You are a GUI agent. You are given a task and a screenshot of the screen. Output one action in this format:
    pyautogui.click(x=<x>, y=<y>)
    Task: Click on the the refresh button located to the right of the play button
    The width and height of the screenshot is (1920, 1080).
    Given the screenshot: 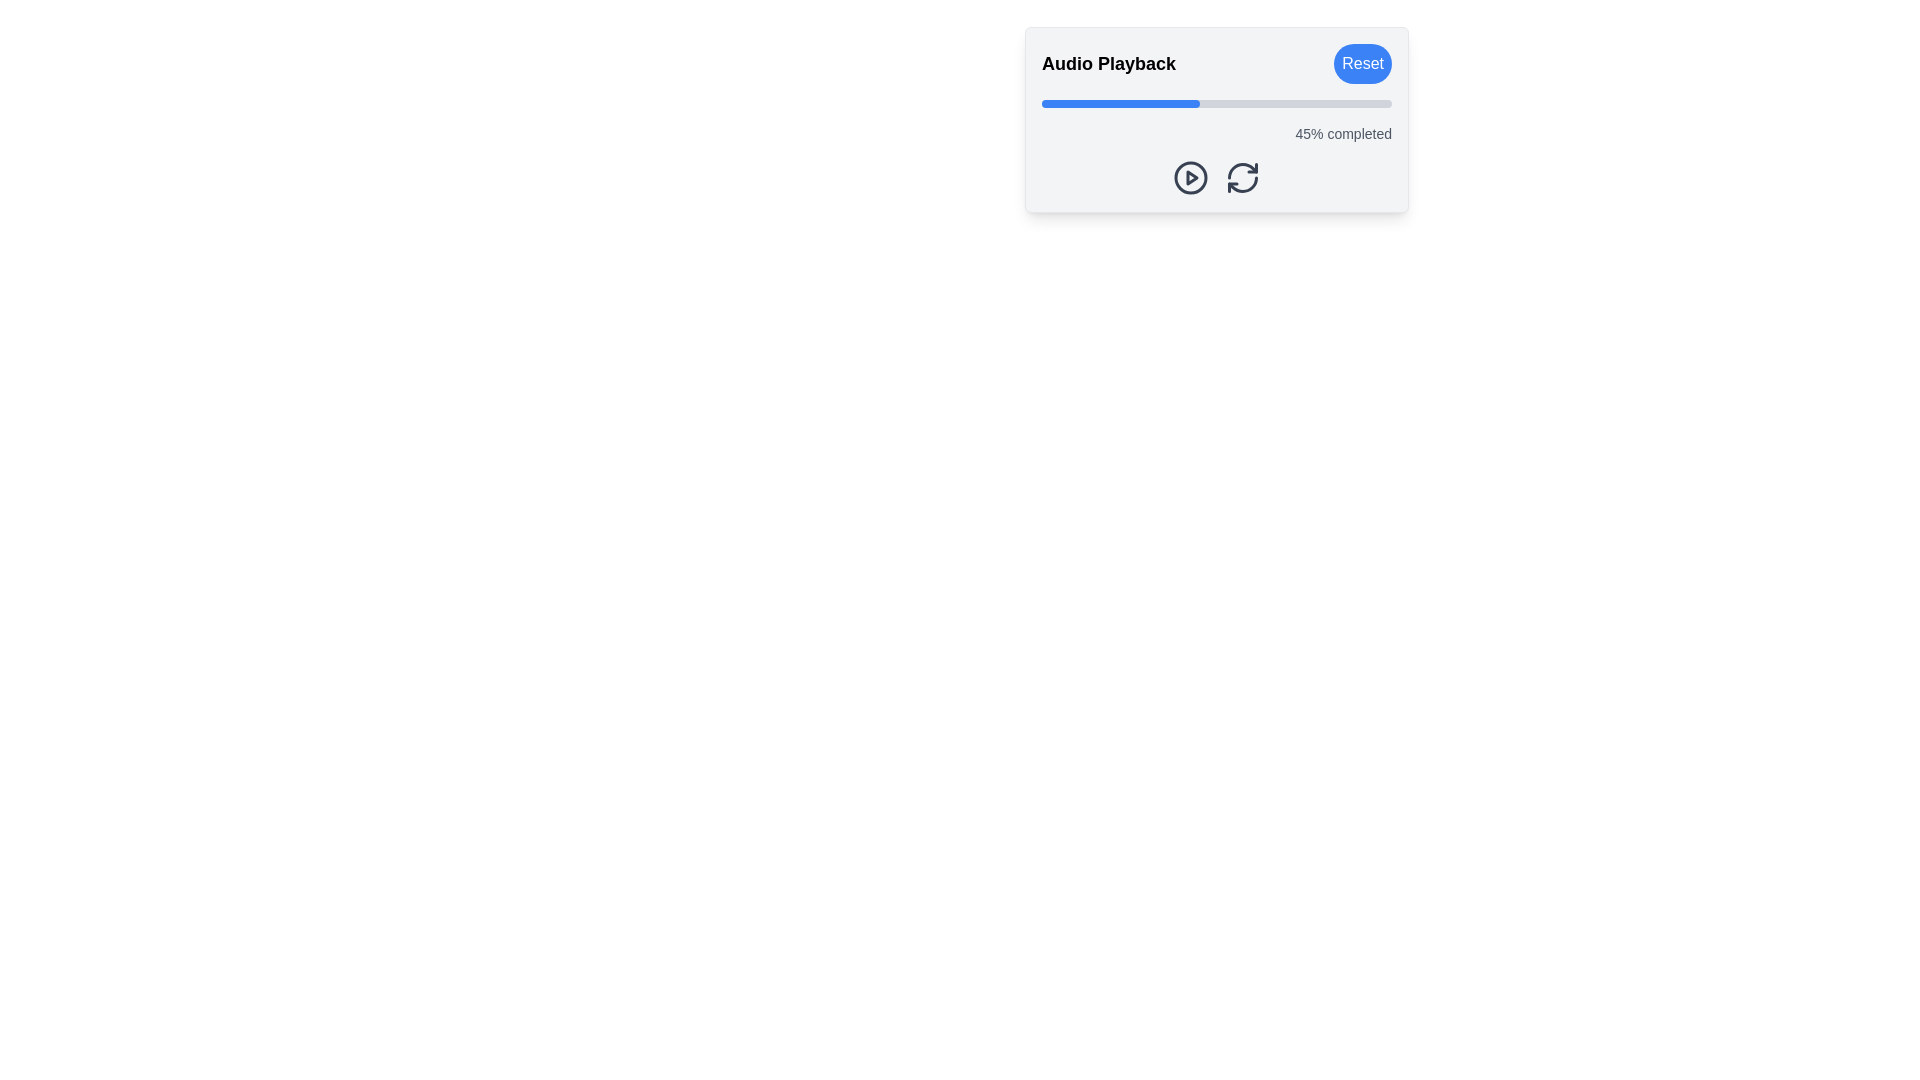 What is the action you would take?
    pyautogui.click(x=1242, y=176)
    